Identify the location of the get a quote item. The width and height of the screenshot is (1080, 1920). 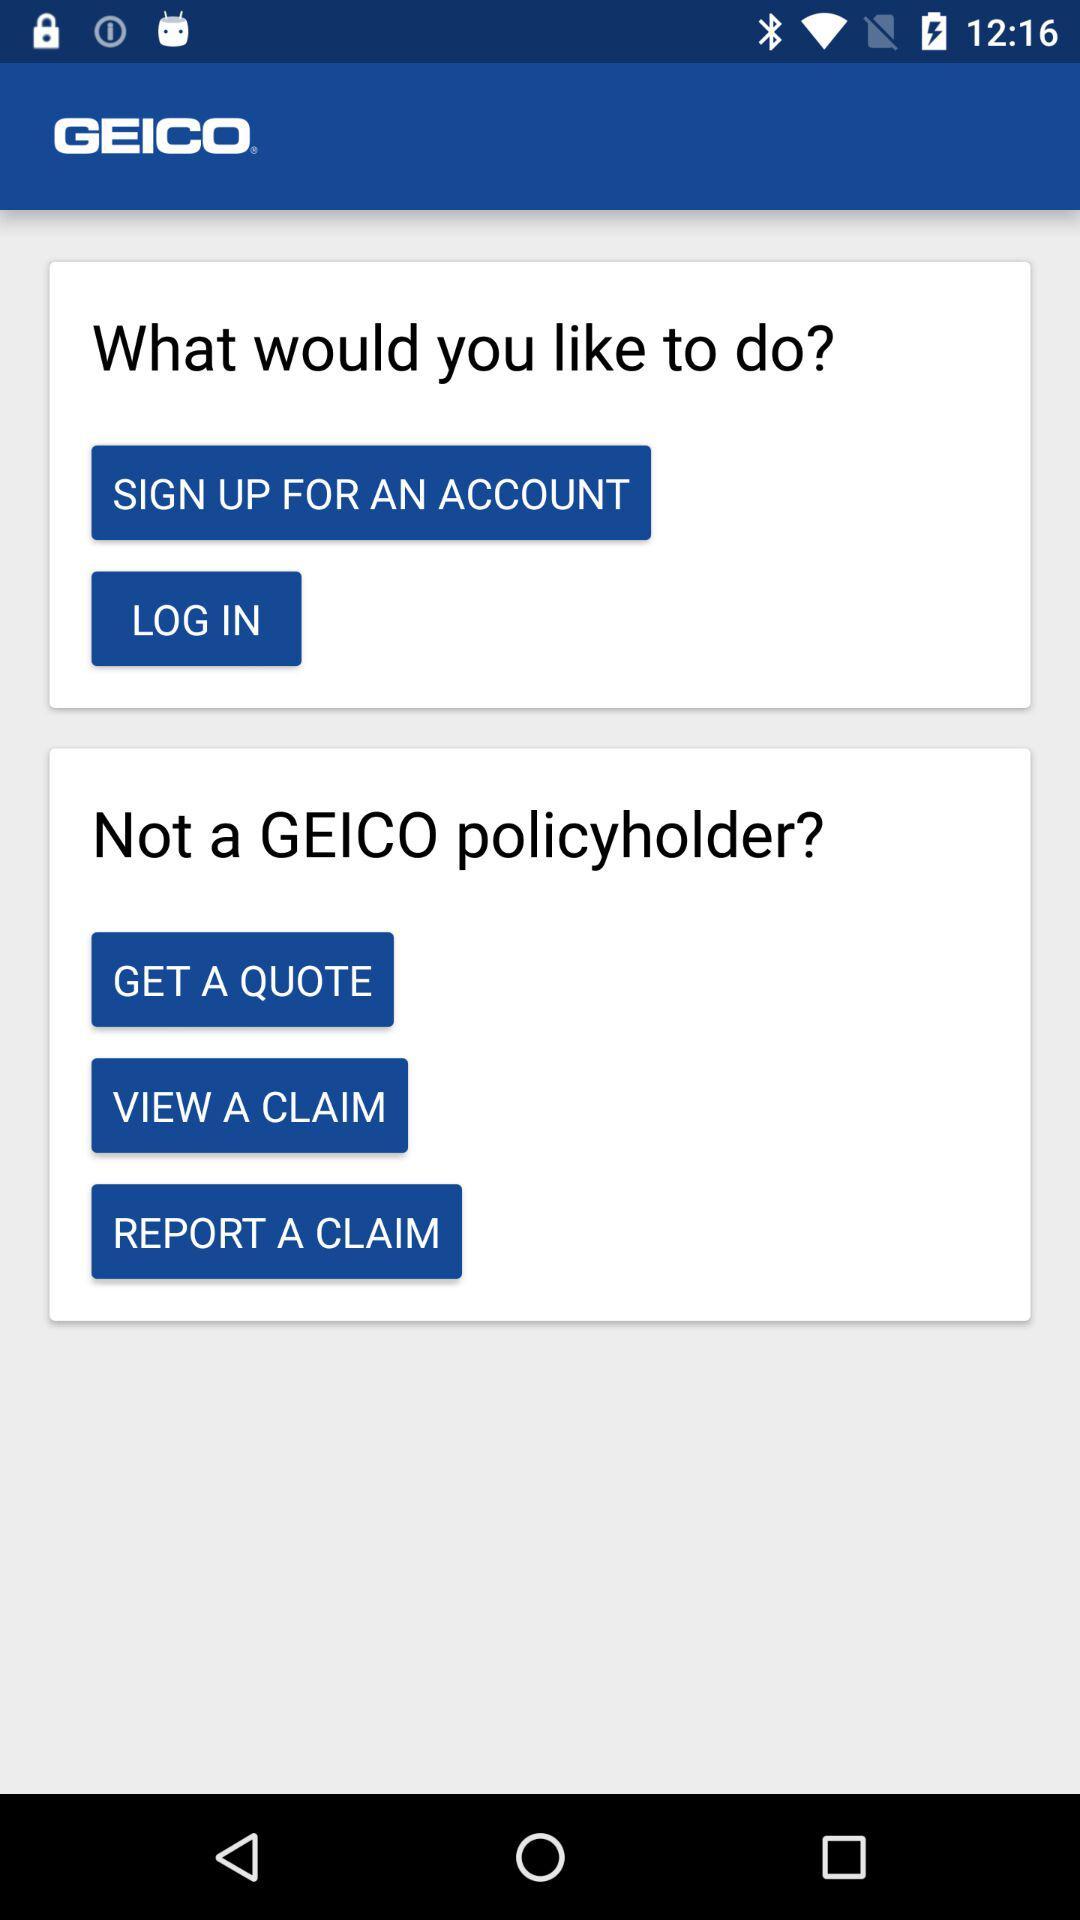
(241, 979).